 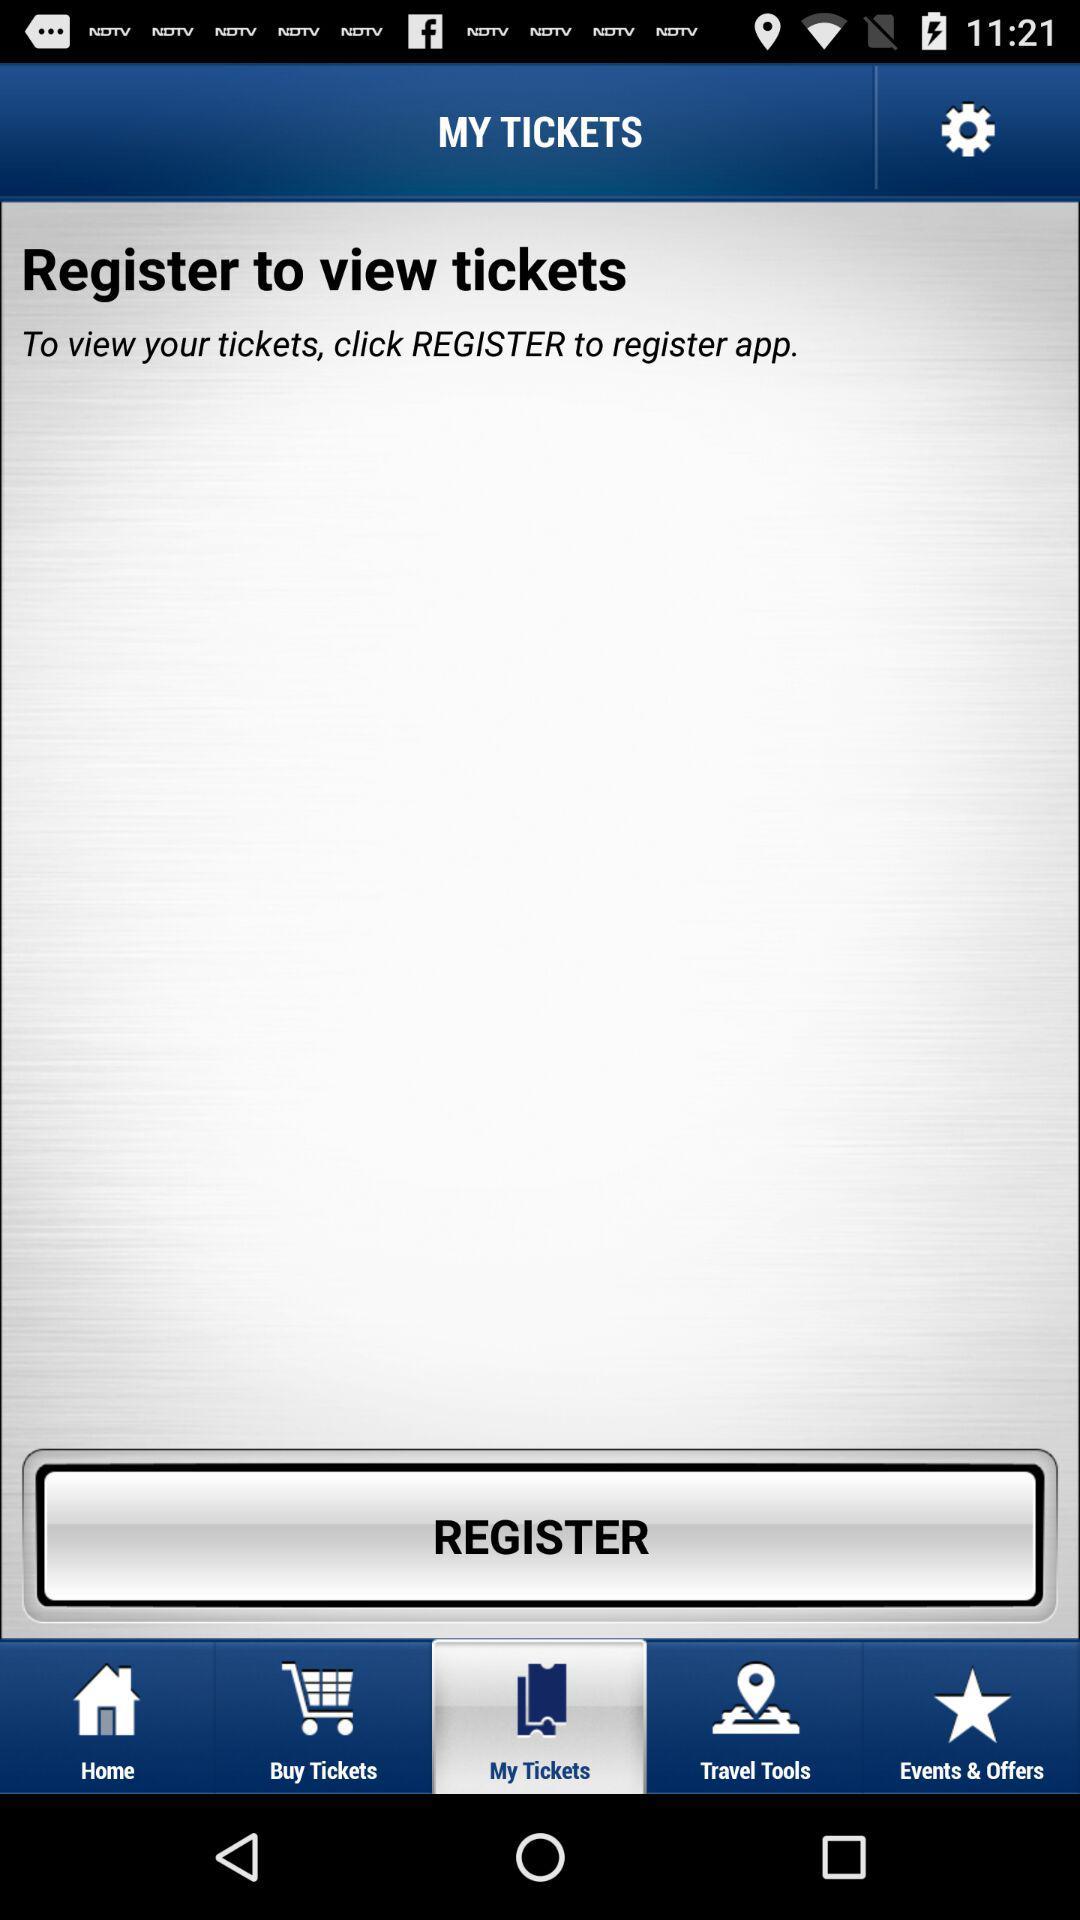 I want to click on open settings, so click(x=964, y=129).